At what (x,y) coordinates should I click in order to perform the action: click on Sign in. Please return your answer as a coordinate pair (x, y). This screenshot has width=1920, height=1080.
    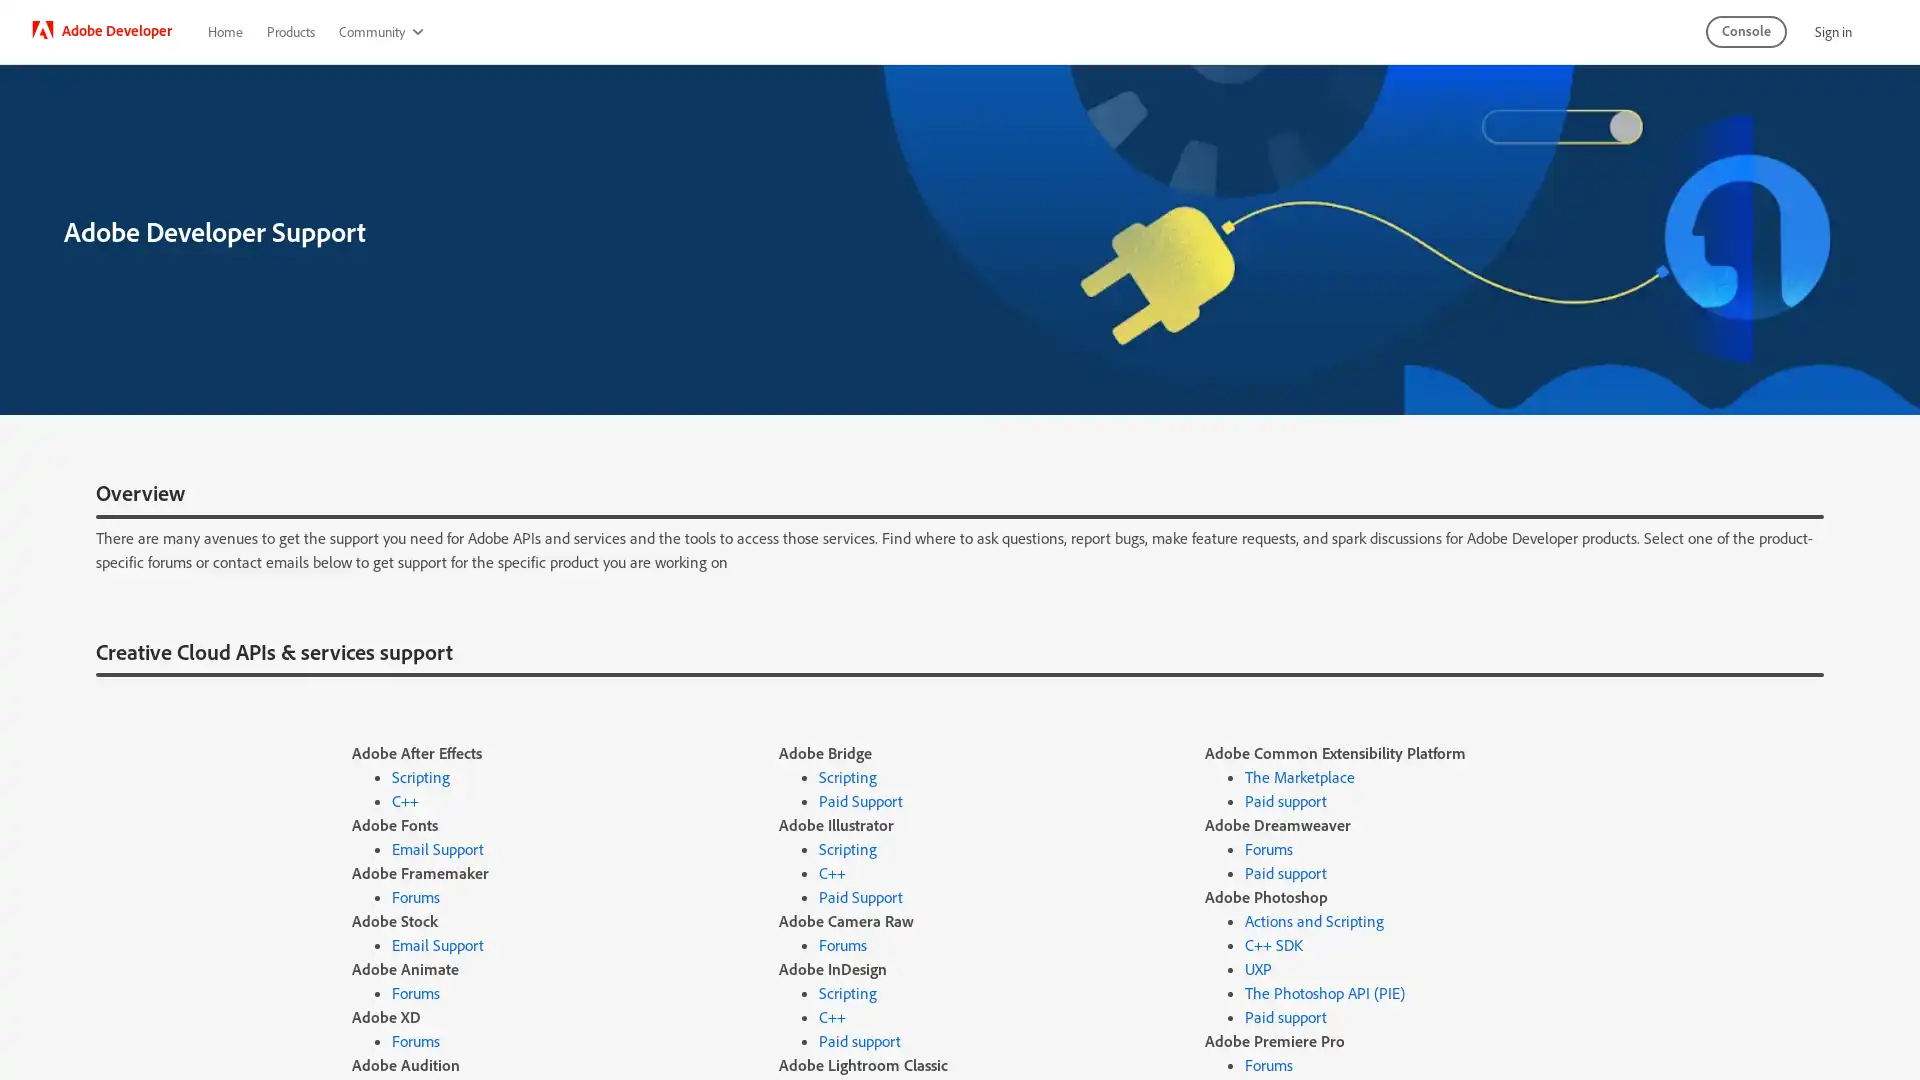
    Looking at the image, I should click on (1833, 31).